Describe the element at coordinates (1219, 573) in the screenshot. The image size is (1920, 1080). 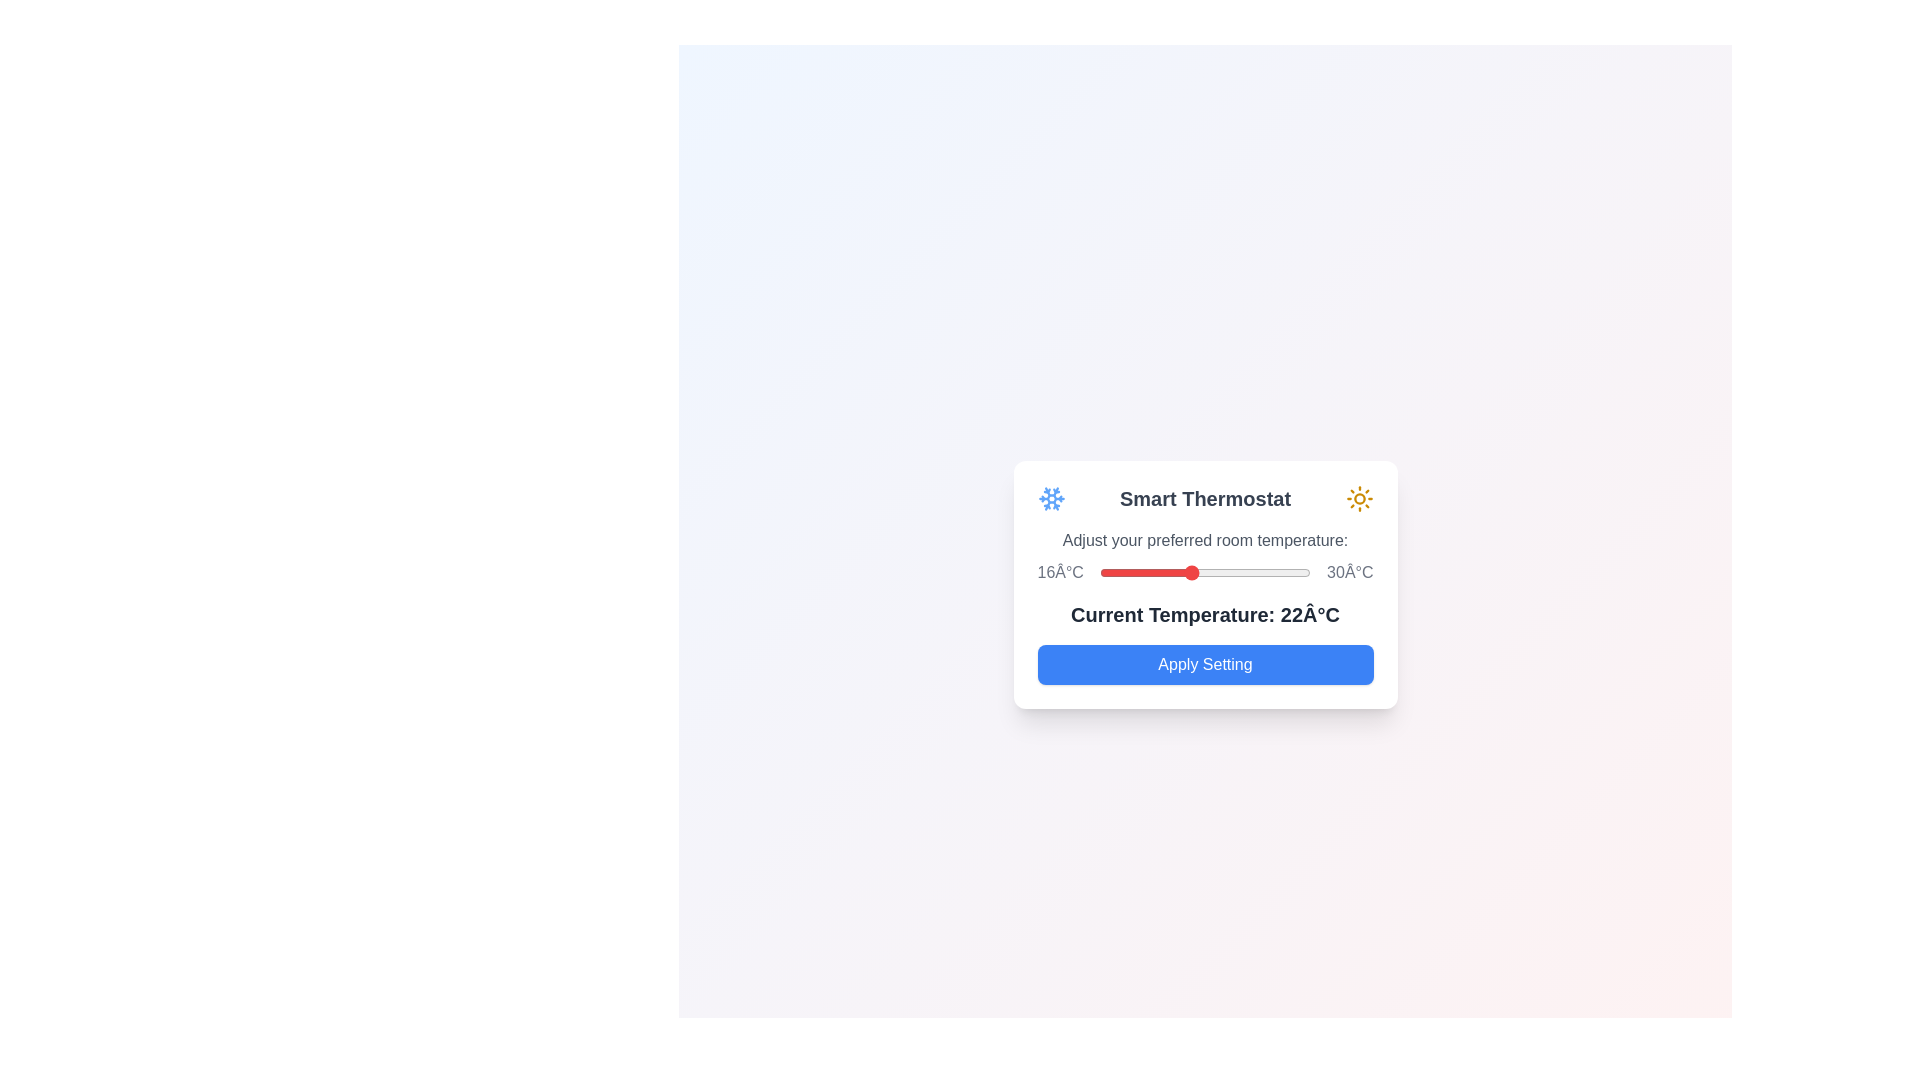
I see `the temperature slider to set the temperature to 24°C` at that location.